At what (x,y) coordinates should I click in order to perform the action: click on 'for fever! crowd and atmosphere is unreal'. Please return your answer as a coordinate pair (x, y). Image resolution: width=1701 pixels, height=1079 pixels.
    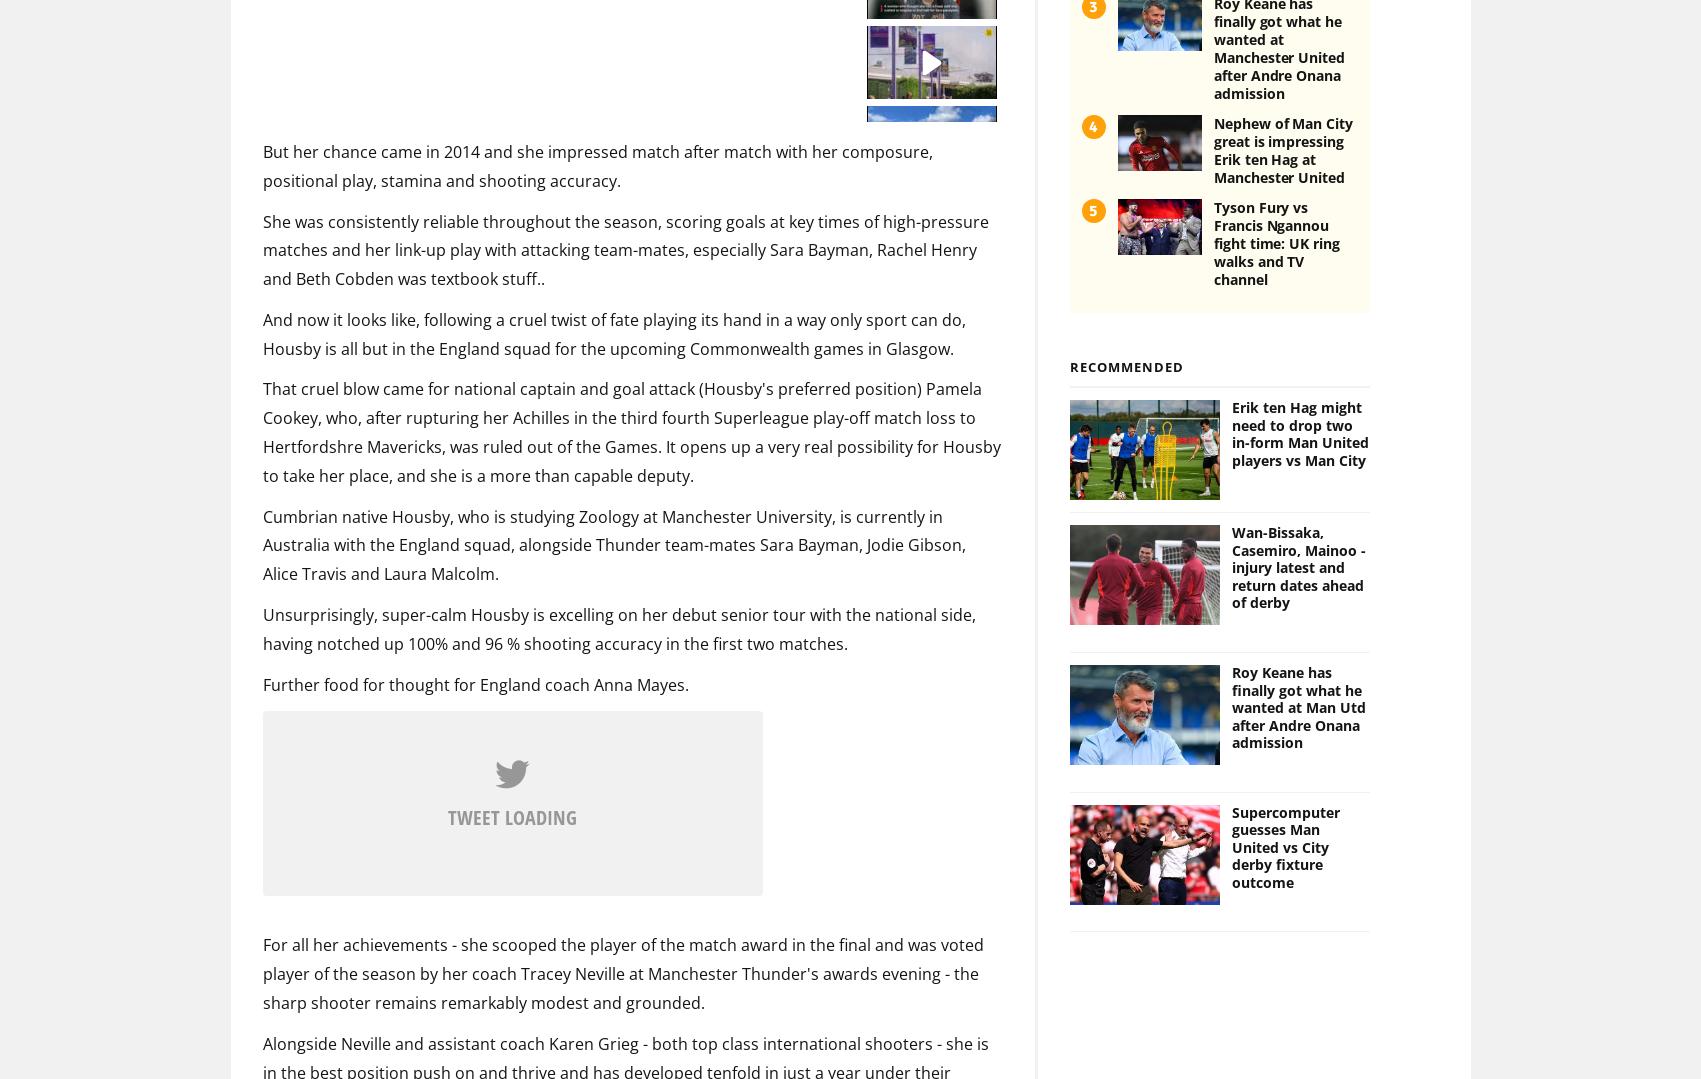
    Looking at the image, I should click on (489, 706).